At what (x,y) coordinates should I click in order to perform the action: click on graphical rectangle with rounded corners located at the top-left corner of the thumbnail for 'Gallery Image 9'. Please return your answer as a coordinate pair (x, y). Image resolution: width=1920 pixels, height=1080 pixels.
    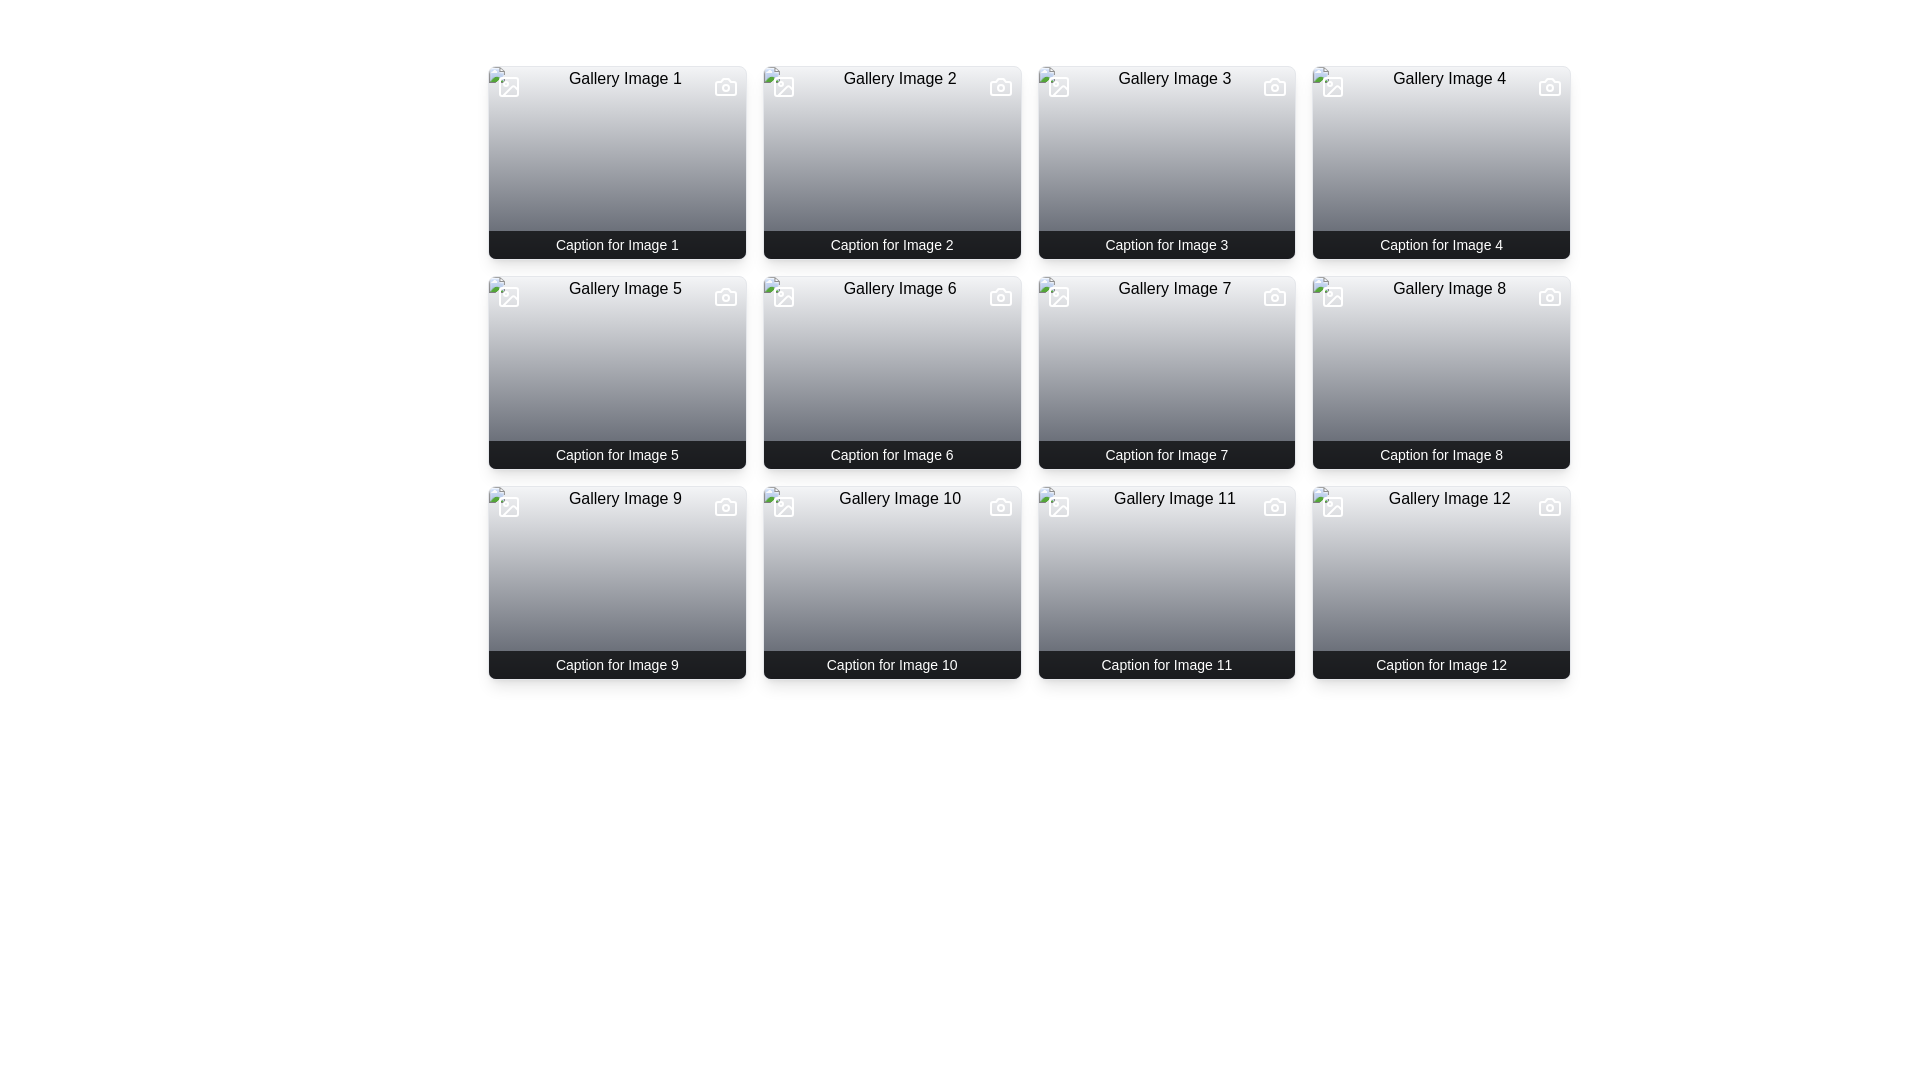
    Looking at the image, I should click on (508, 505).